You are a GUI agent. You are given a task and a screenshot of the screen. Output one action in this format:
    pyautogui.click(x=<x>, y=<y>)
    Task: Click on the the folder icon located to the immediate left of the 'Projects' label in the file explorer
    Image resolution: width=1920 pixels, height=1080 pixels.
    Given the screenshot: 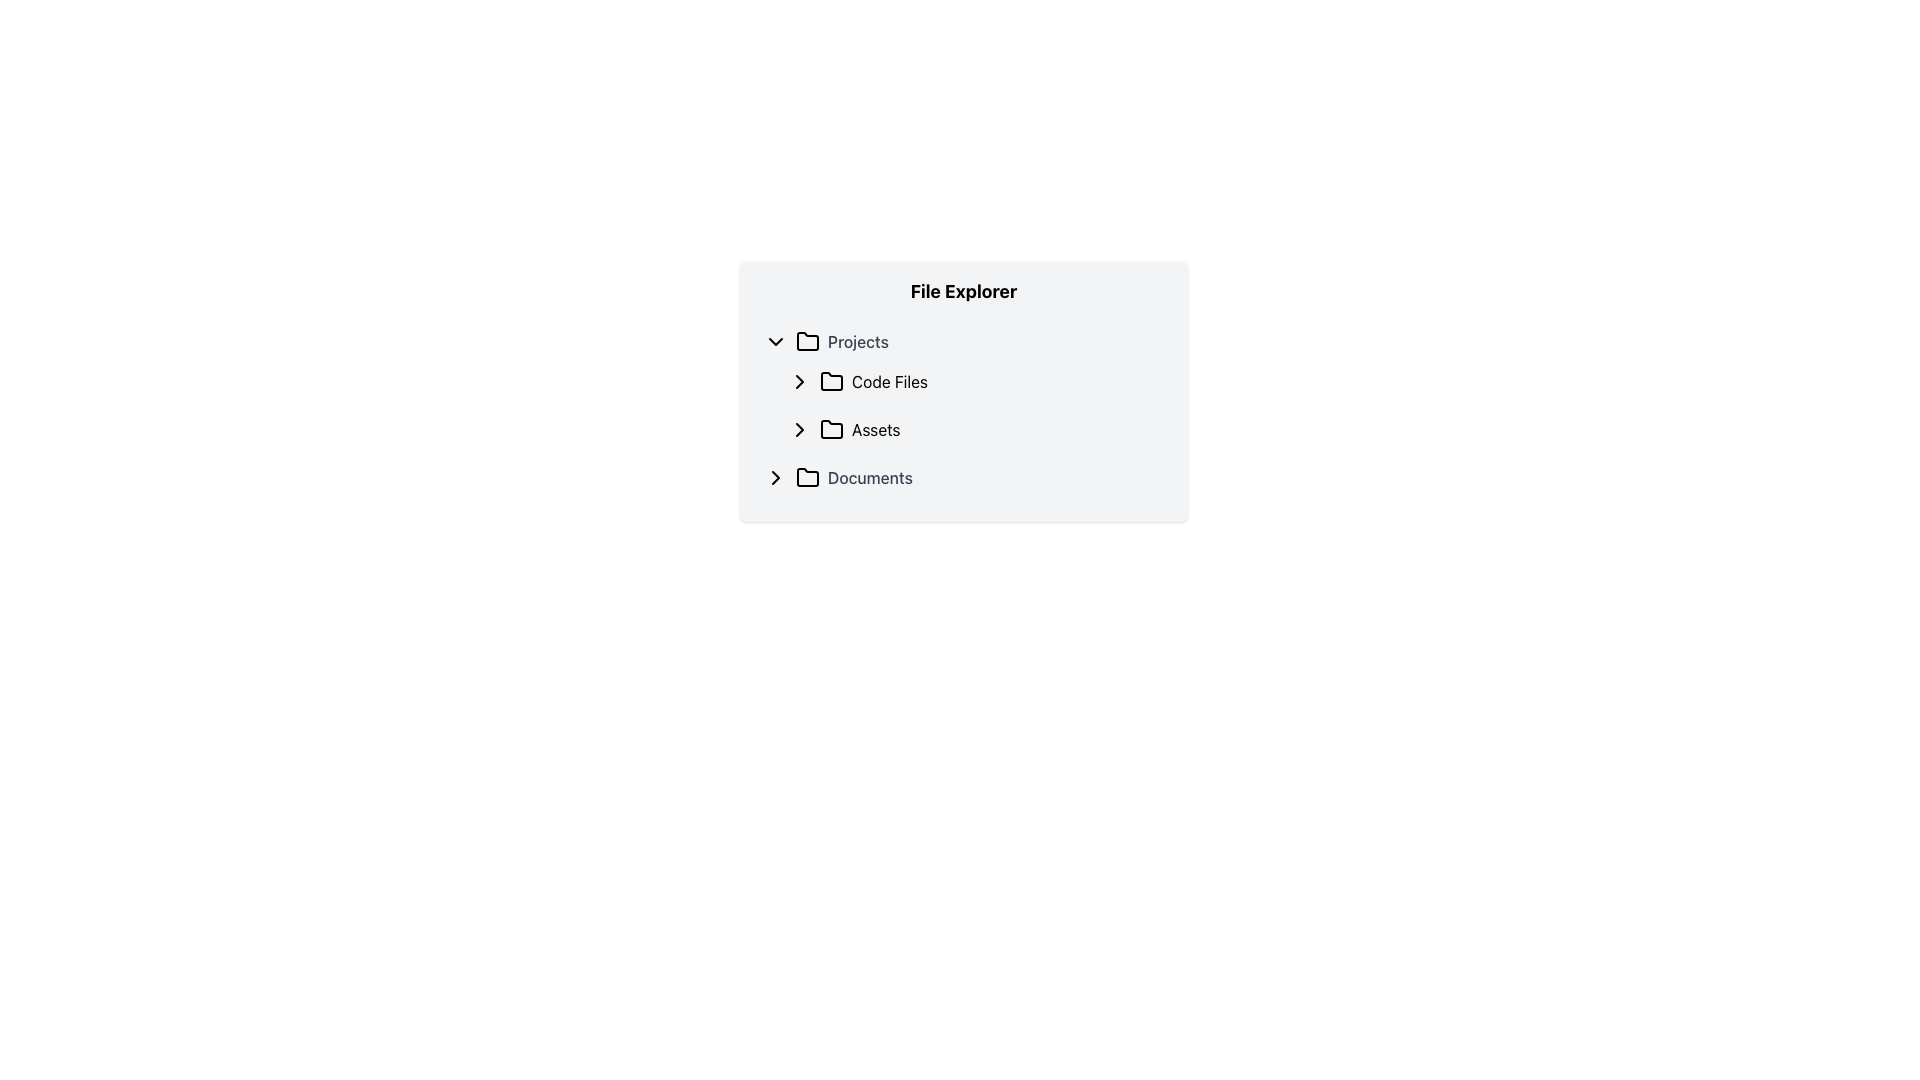 What is the action you would take?
    pyautogui.click(x=807, y=339)
    